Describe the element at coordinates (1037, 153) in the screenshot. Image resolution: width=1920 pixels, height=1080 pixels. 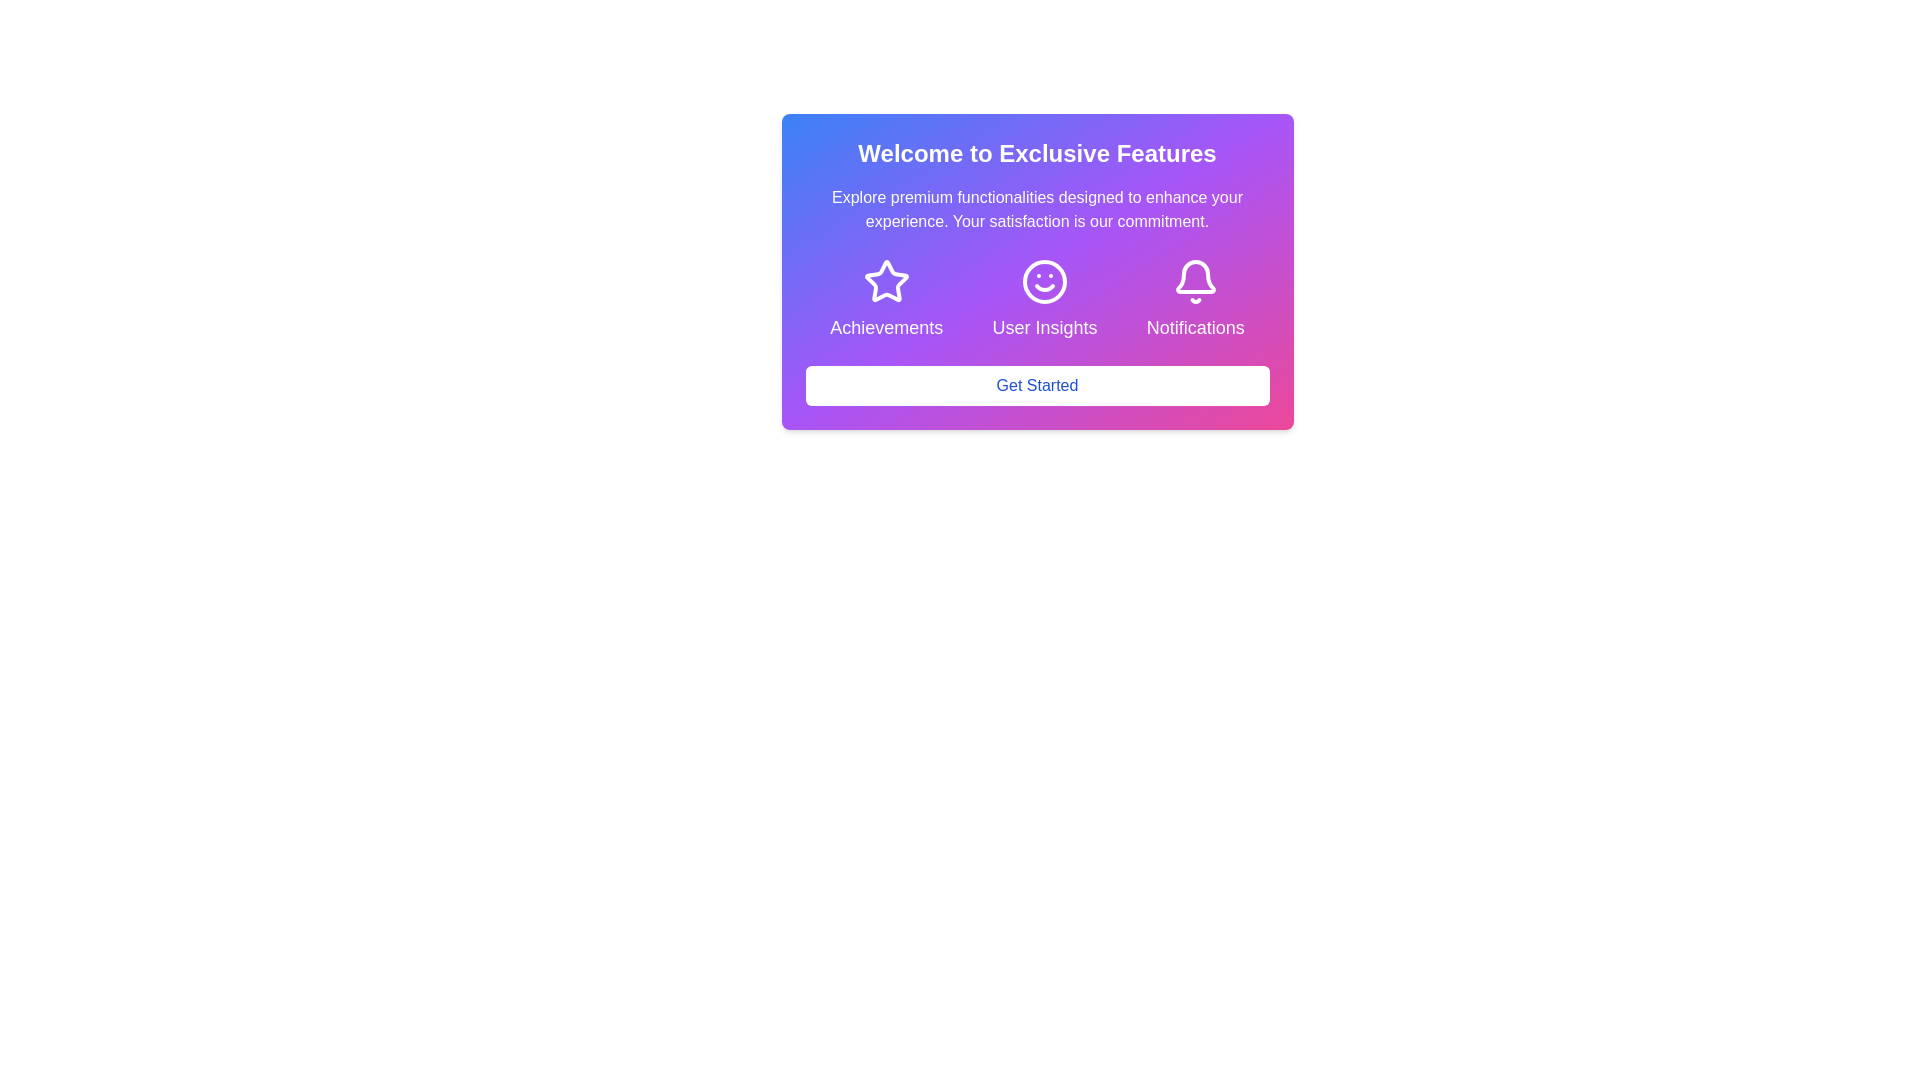
I see `the text header displaying 'Welcome to Exclusive Features', which is styled in bold, large font, and is positioned at the top-center of the interface with a gradient background` at that location.